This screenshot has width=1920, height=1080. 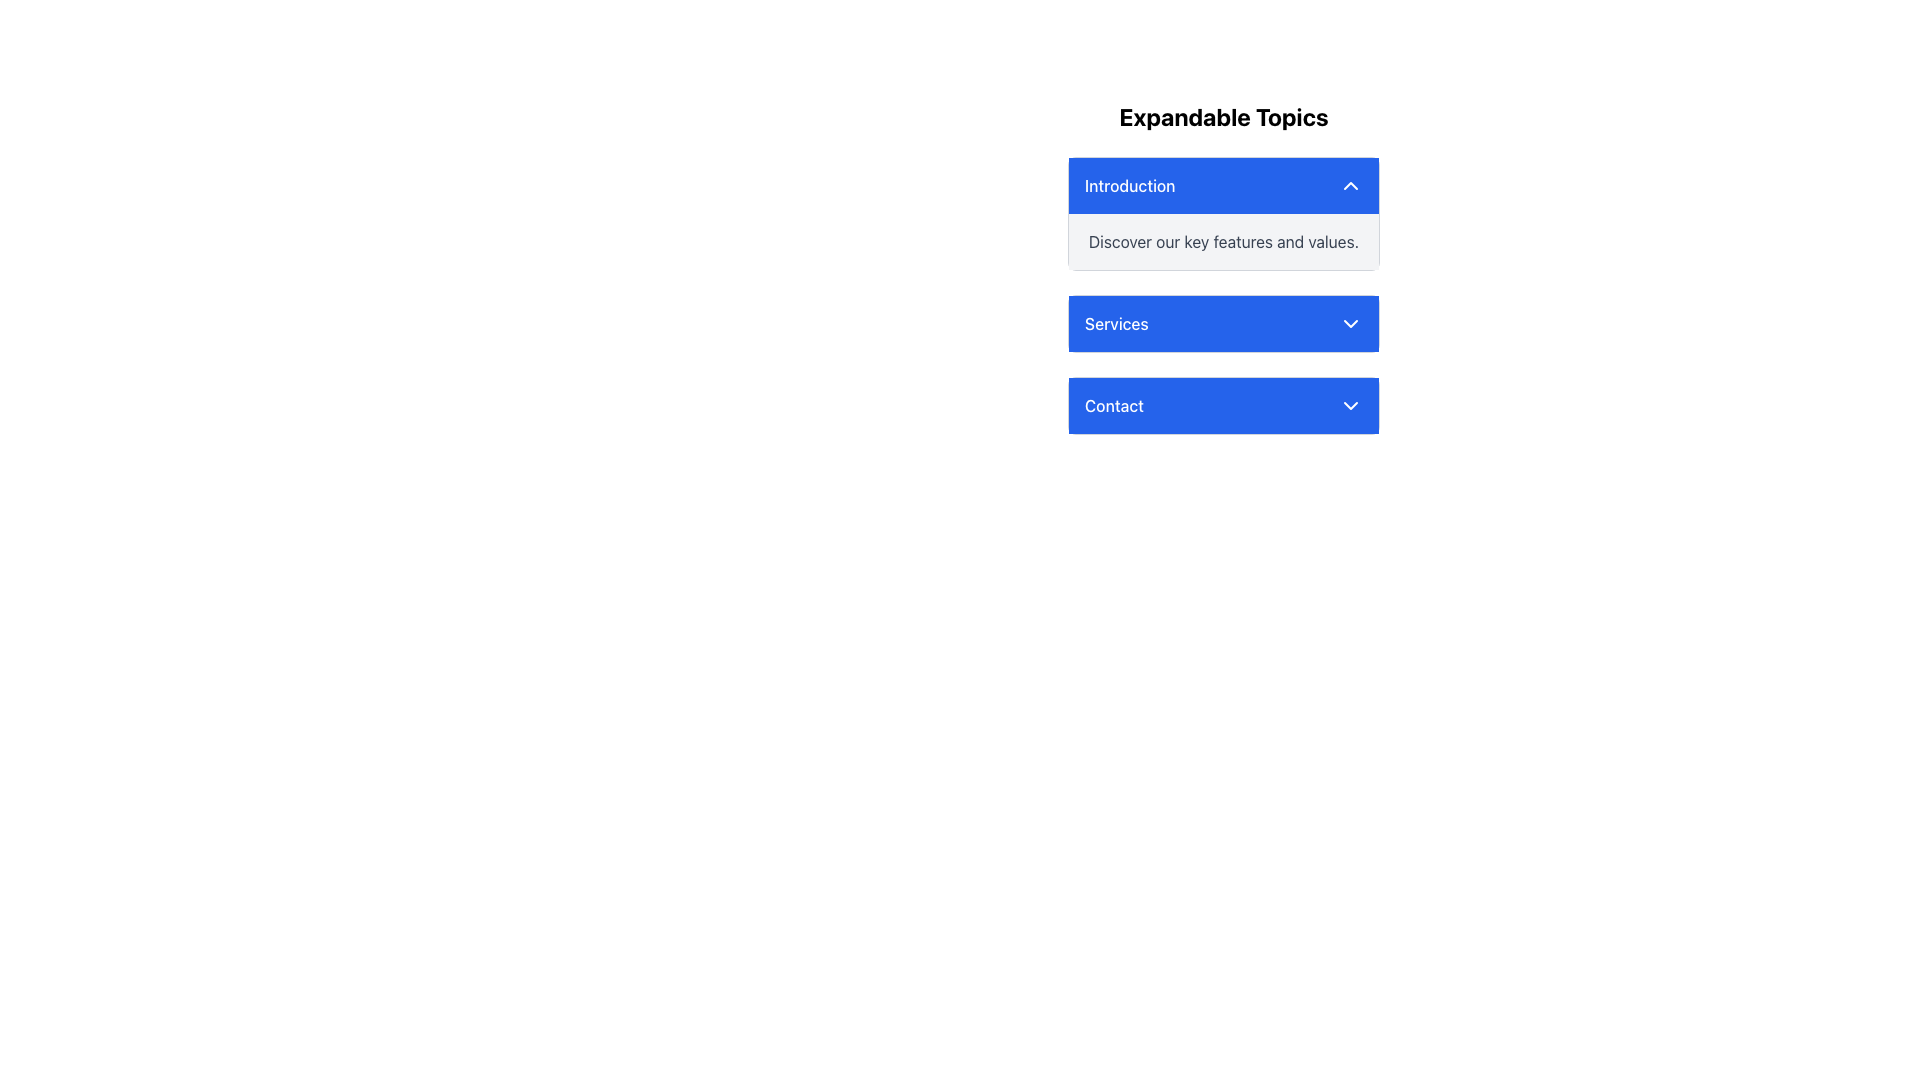 I want to click on the Dropdown Toggle Indicator in the top-right corner of the blue header area of the 'Introduction' section for interaction, so click(x=1350, y=185).